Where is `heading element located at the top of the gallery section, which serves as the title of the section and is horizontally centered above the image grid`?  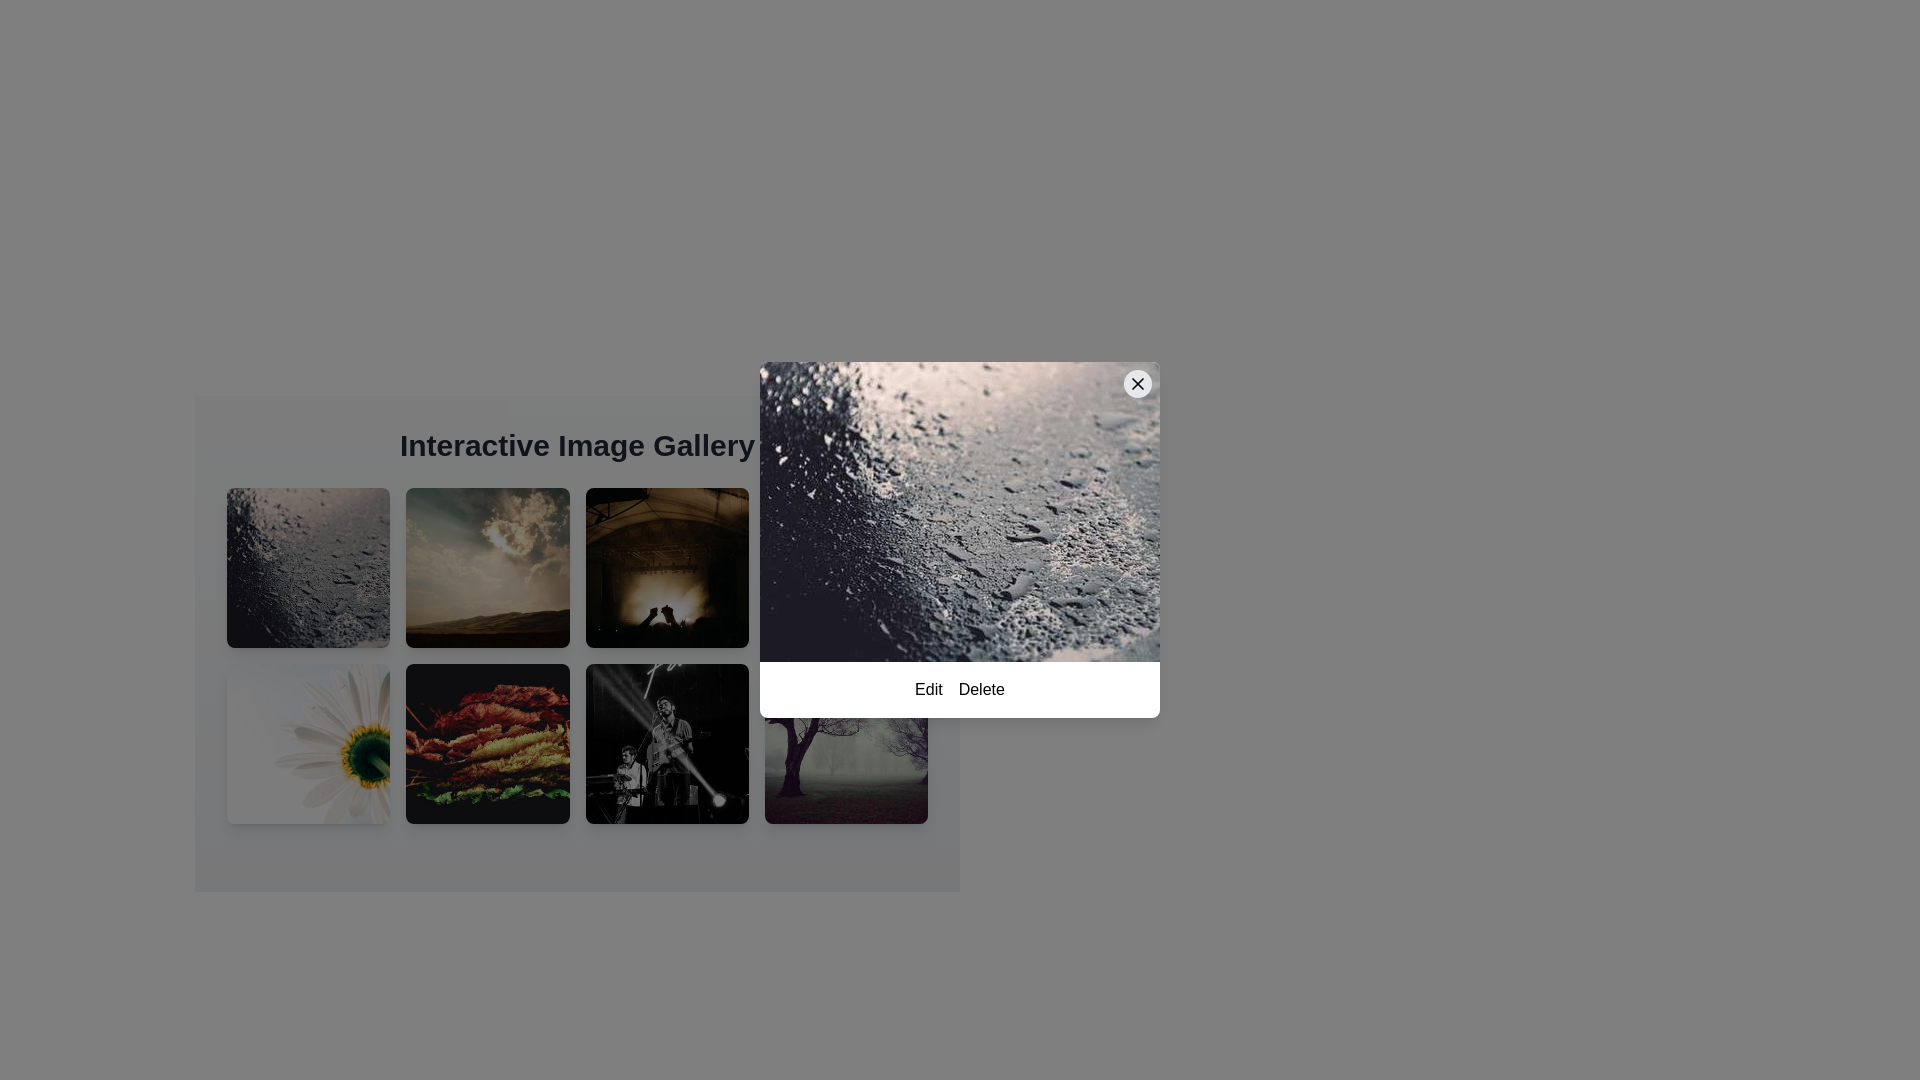 heading element located at the top of the gallery section, which serves as the title of the section and is horizontally centered above the image grid is located at coordinates (576, 445).